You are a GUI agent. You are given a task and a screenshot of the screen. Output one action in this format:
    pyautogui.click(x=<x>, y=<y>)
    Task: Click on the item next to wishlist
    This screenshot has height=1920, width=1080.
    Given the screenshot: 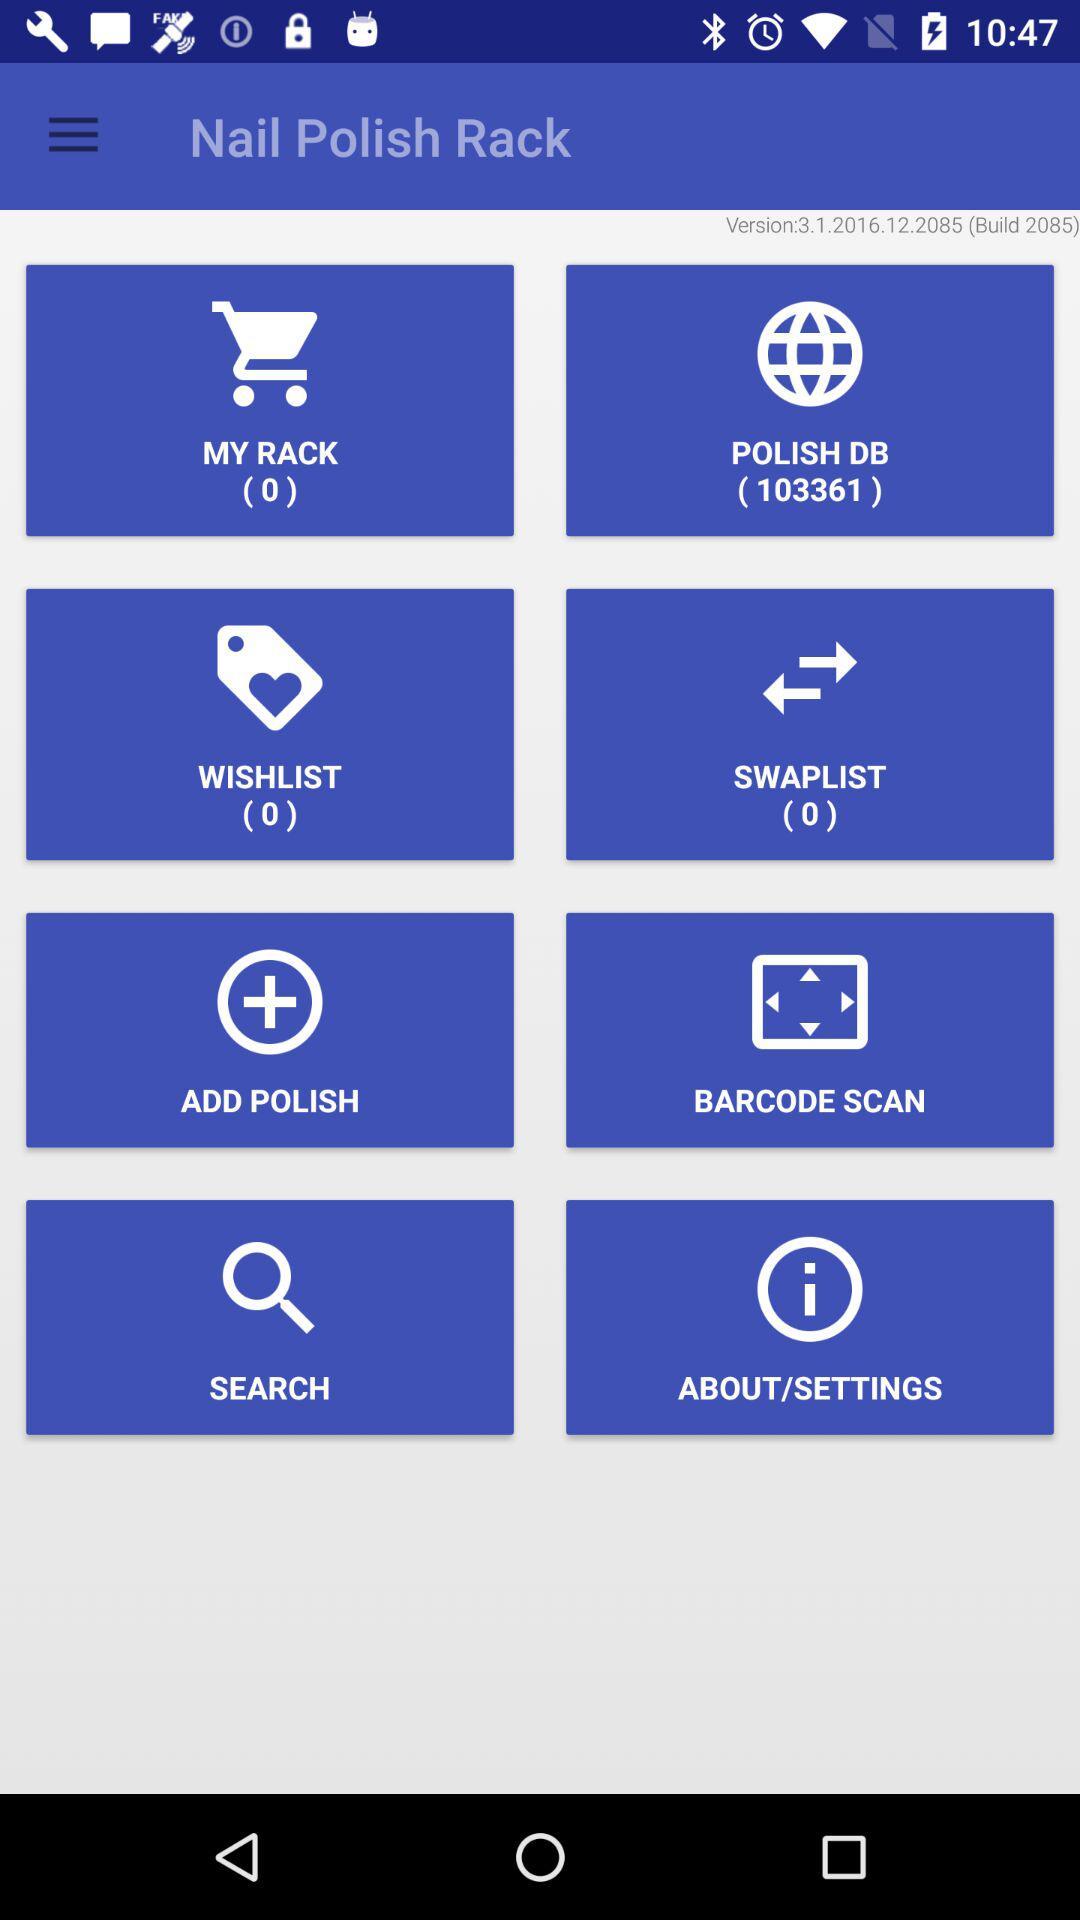 What is the action you would take?
    pyautogui.click(x=810, y=723)
    